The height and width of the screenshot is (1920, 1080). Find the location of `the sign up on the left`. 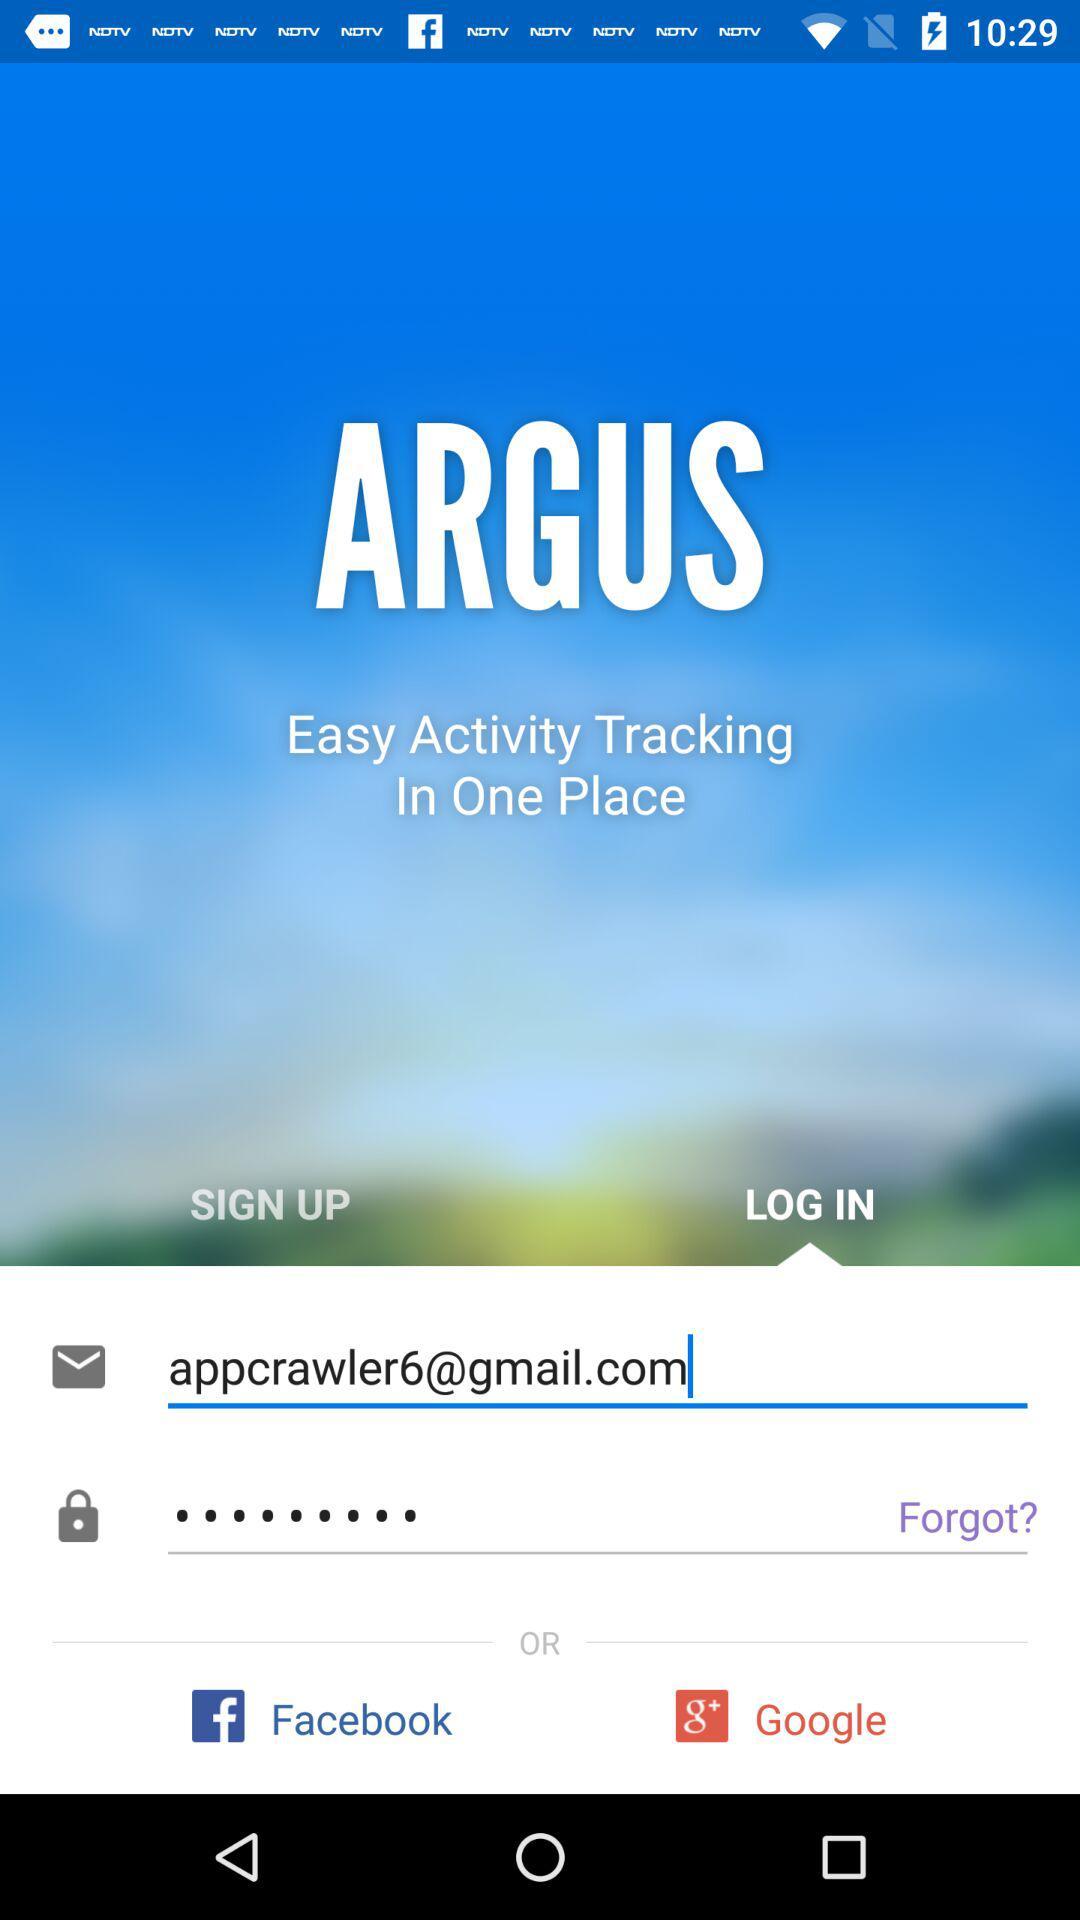

the sign up on the left is located at coordinates (270, 1202).